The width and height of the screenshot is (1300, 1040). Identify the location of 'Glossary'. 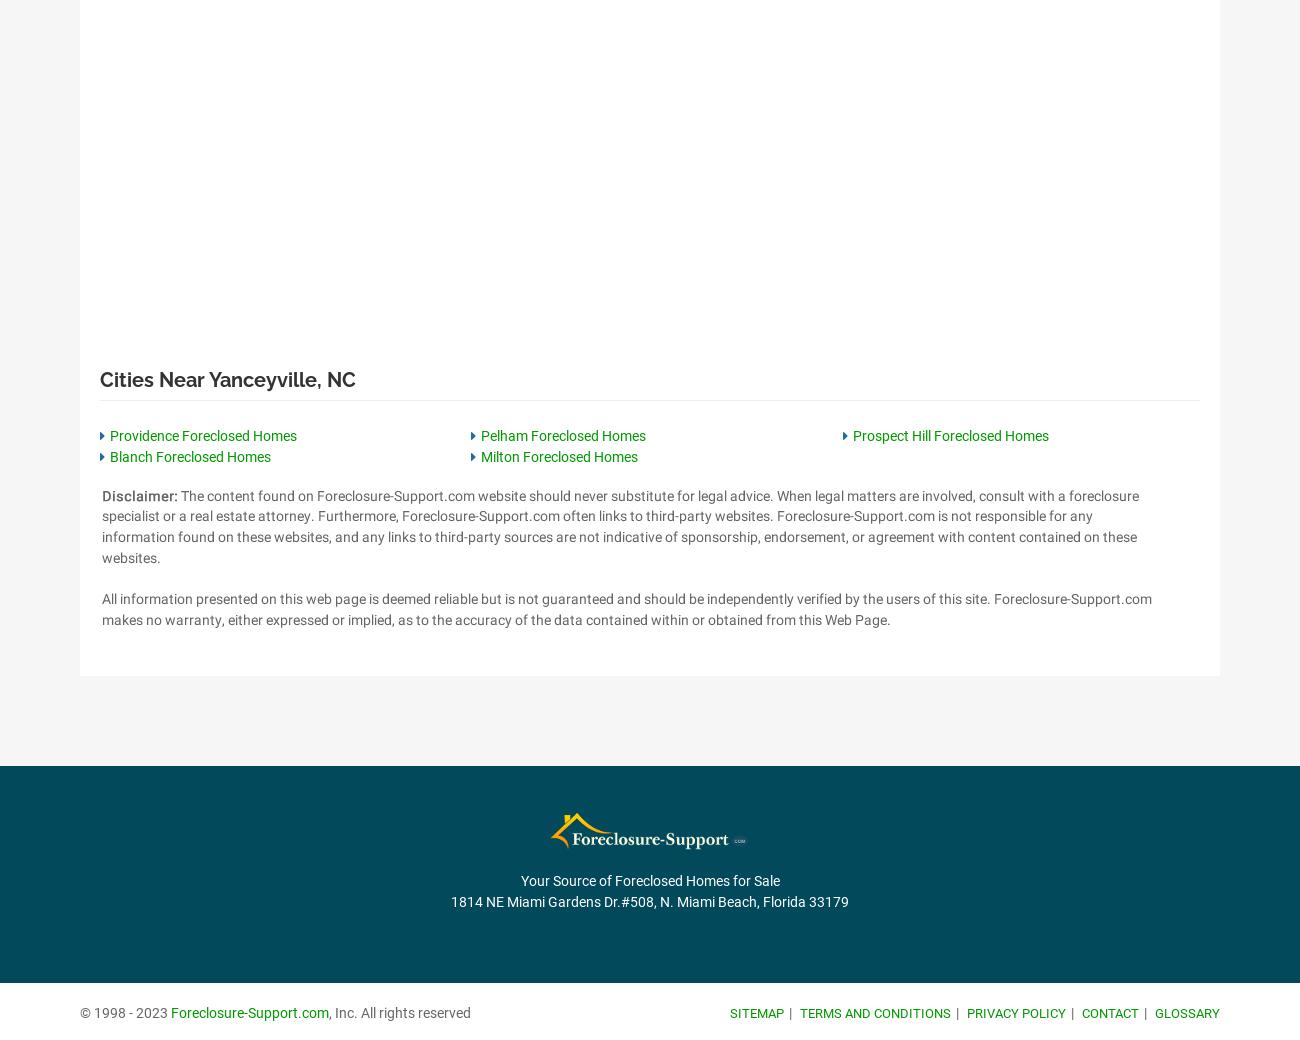
(1187, 1012).